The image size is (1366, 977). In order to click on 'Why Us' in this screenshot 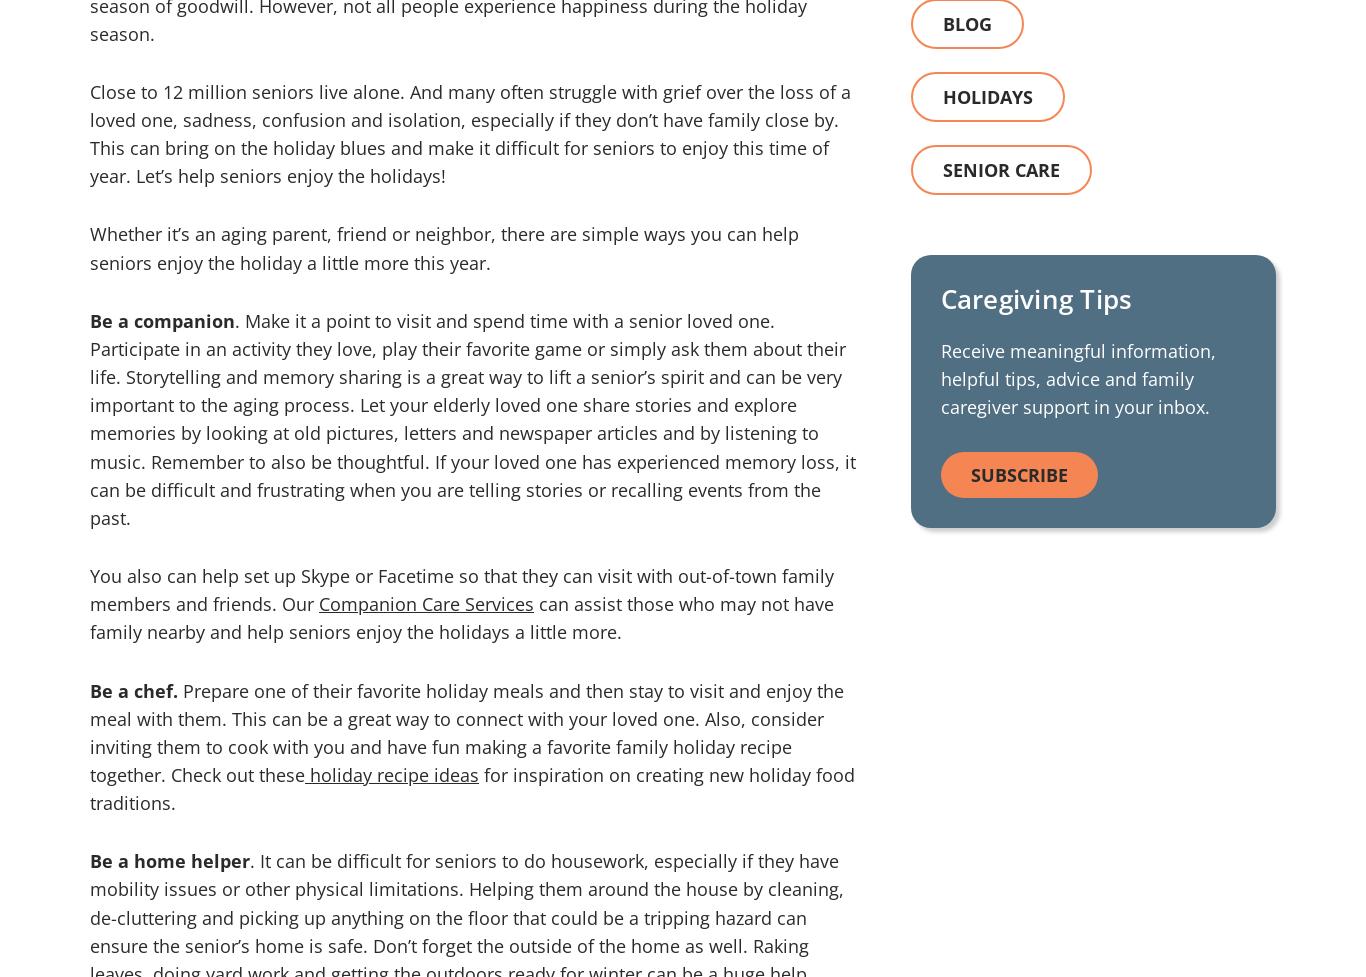, I will do `click(429, 142)`.